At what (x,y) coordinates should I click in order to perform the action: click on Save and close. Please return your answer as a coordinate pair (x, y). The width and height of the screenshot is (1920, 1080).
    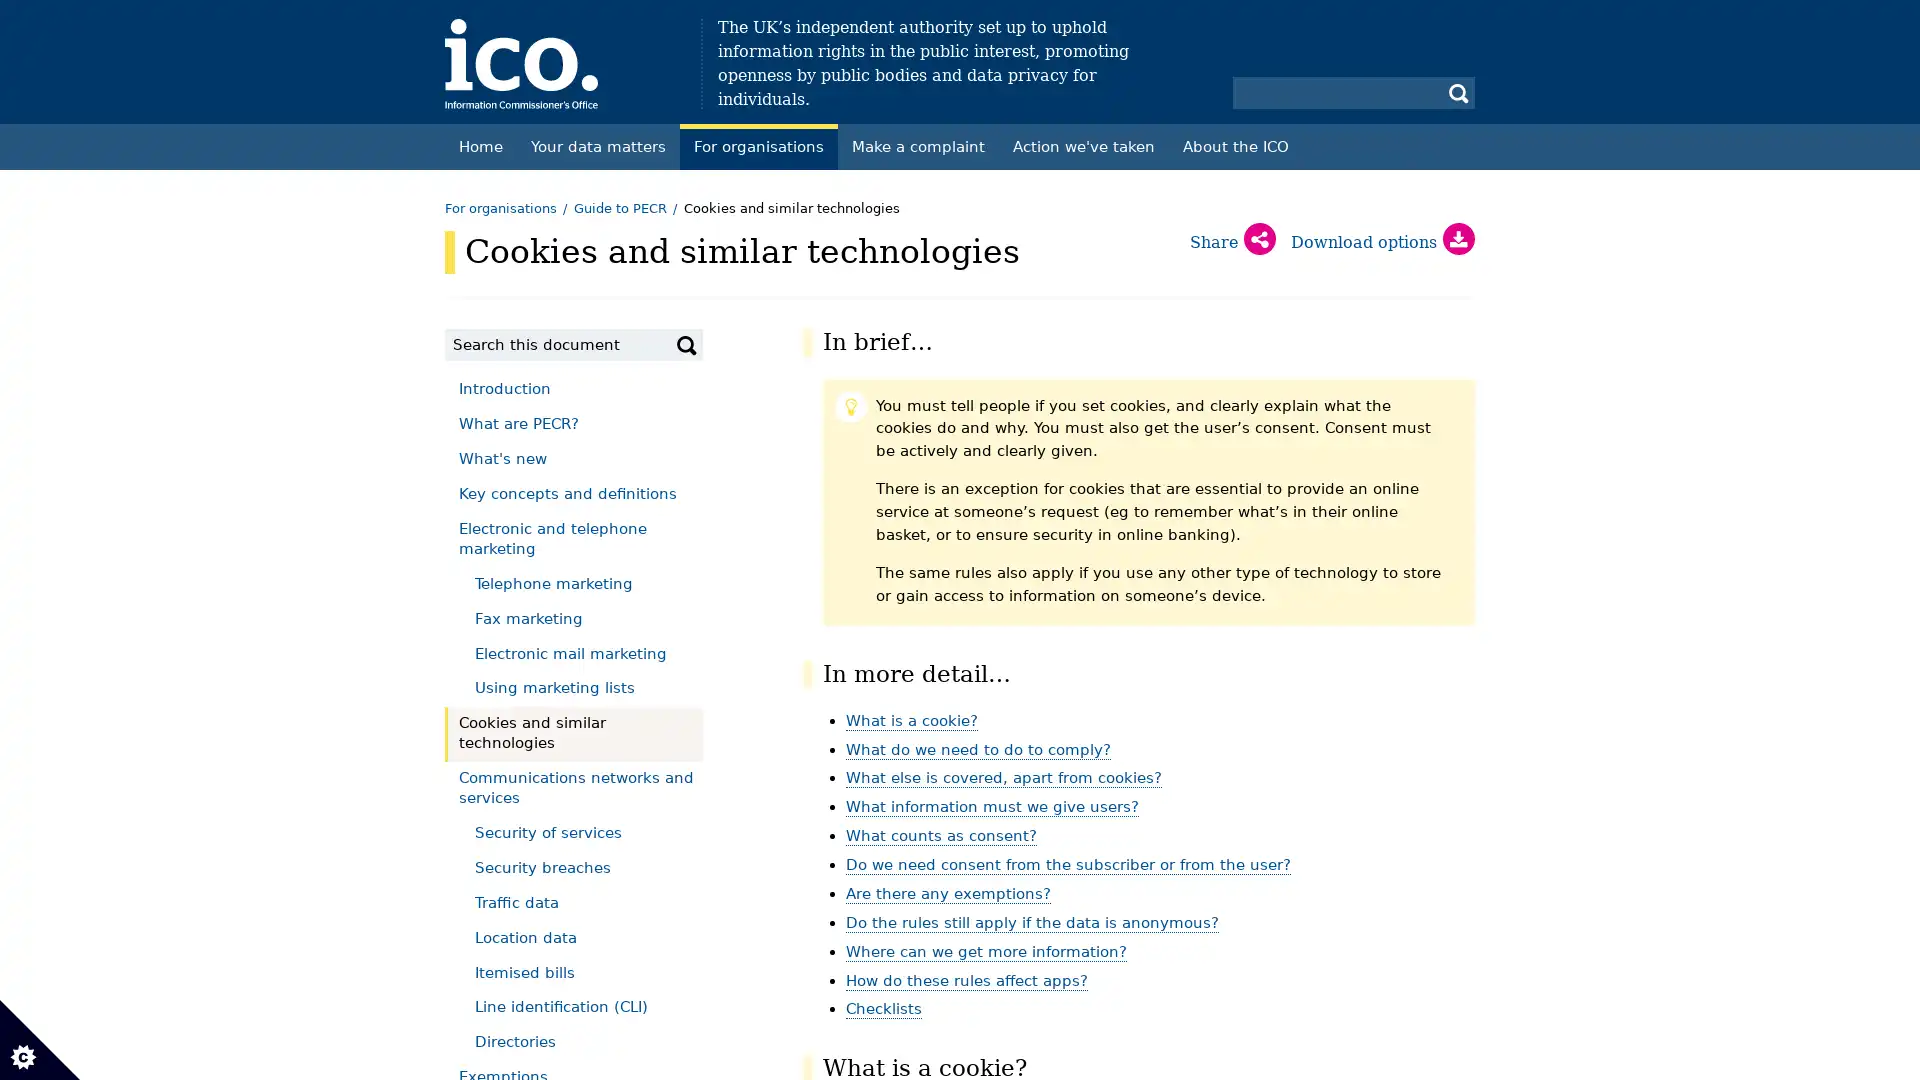
    Looking at the image, I should click on (104, 757).